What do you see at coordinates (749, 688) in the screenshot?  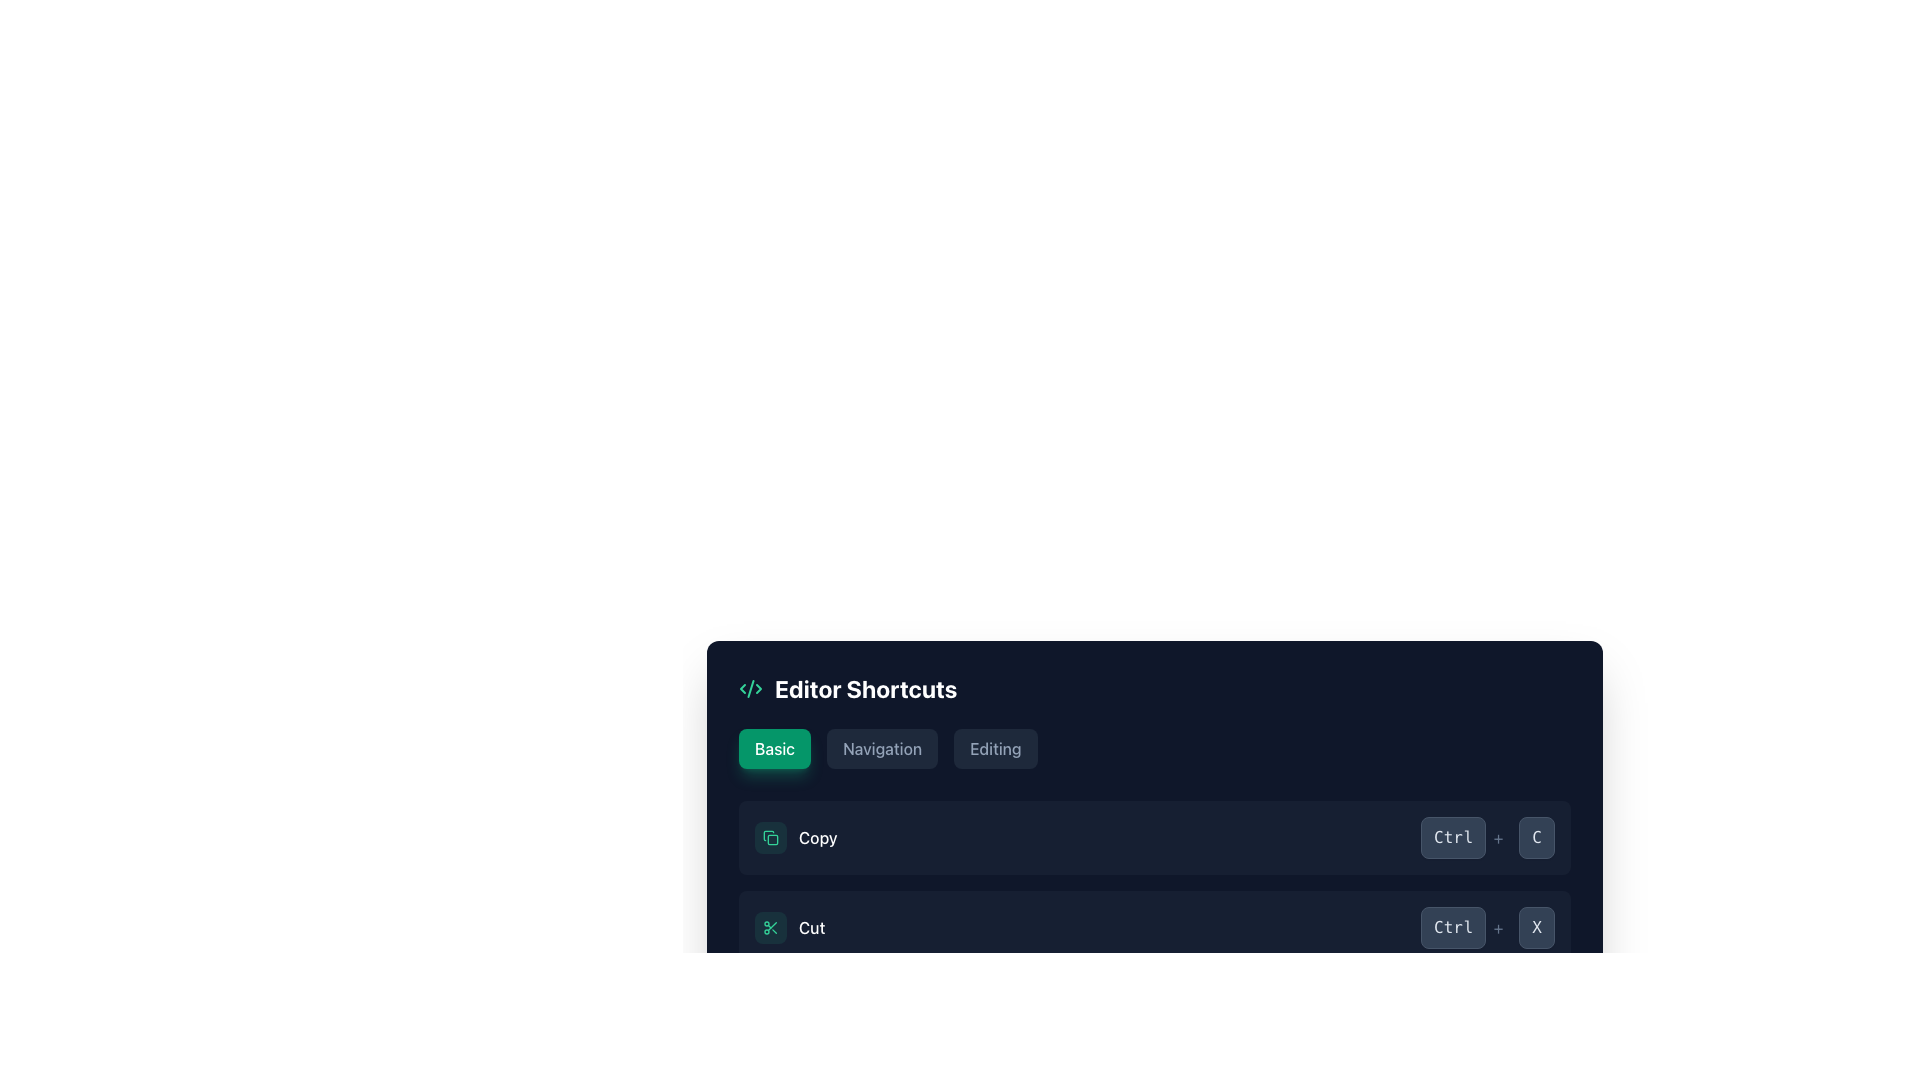 I see `properties of the emerald green code symbol icon located at the top left of the 'Editor Shortcuts' section` at bounding box center [749, 688].